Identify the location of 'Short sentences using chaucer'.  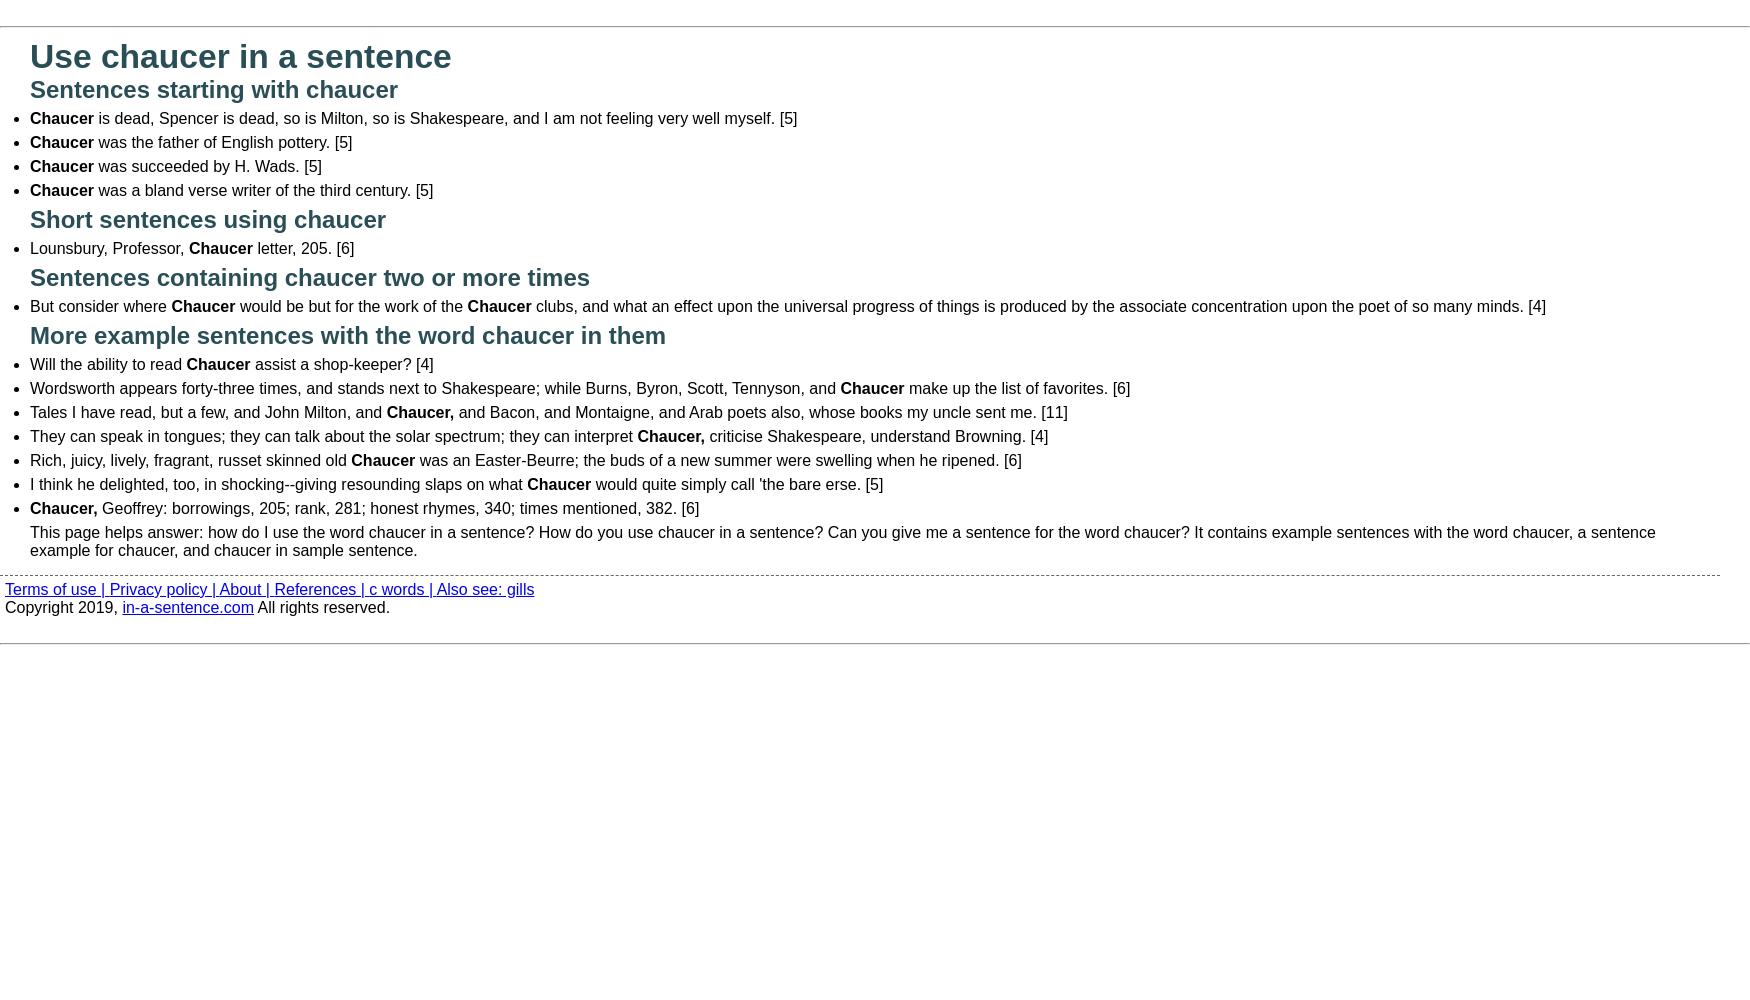
(208, 218).